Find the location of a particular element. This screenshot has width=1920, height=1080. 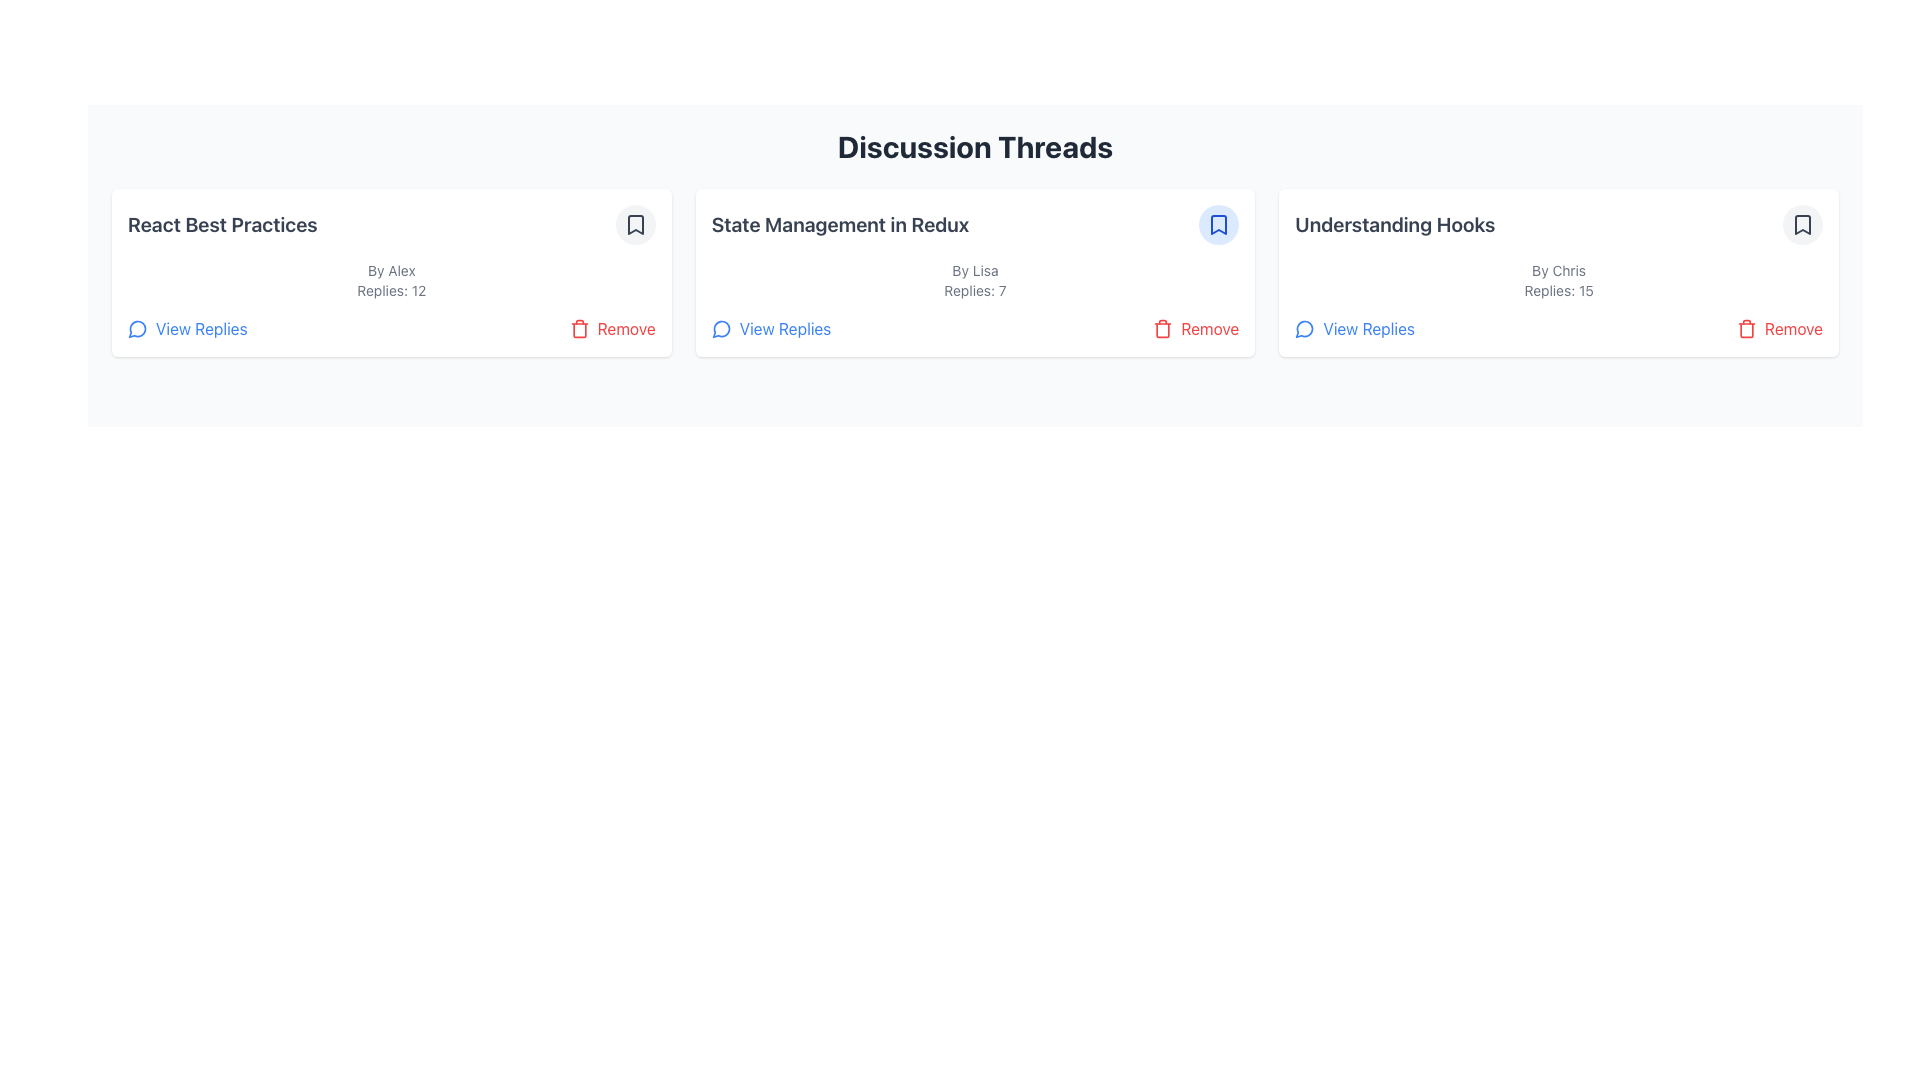

the interactive text link with an icon located in the card titled 'React Best Practices' is located at coordinates (187, 327).